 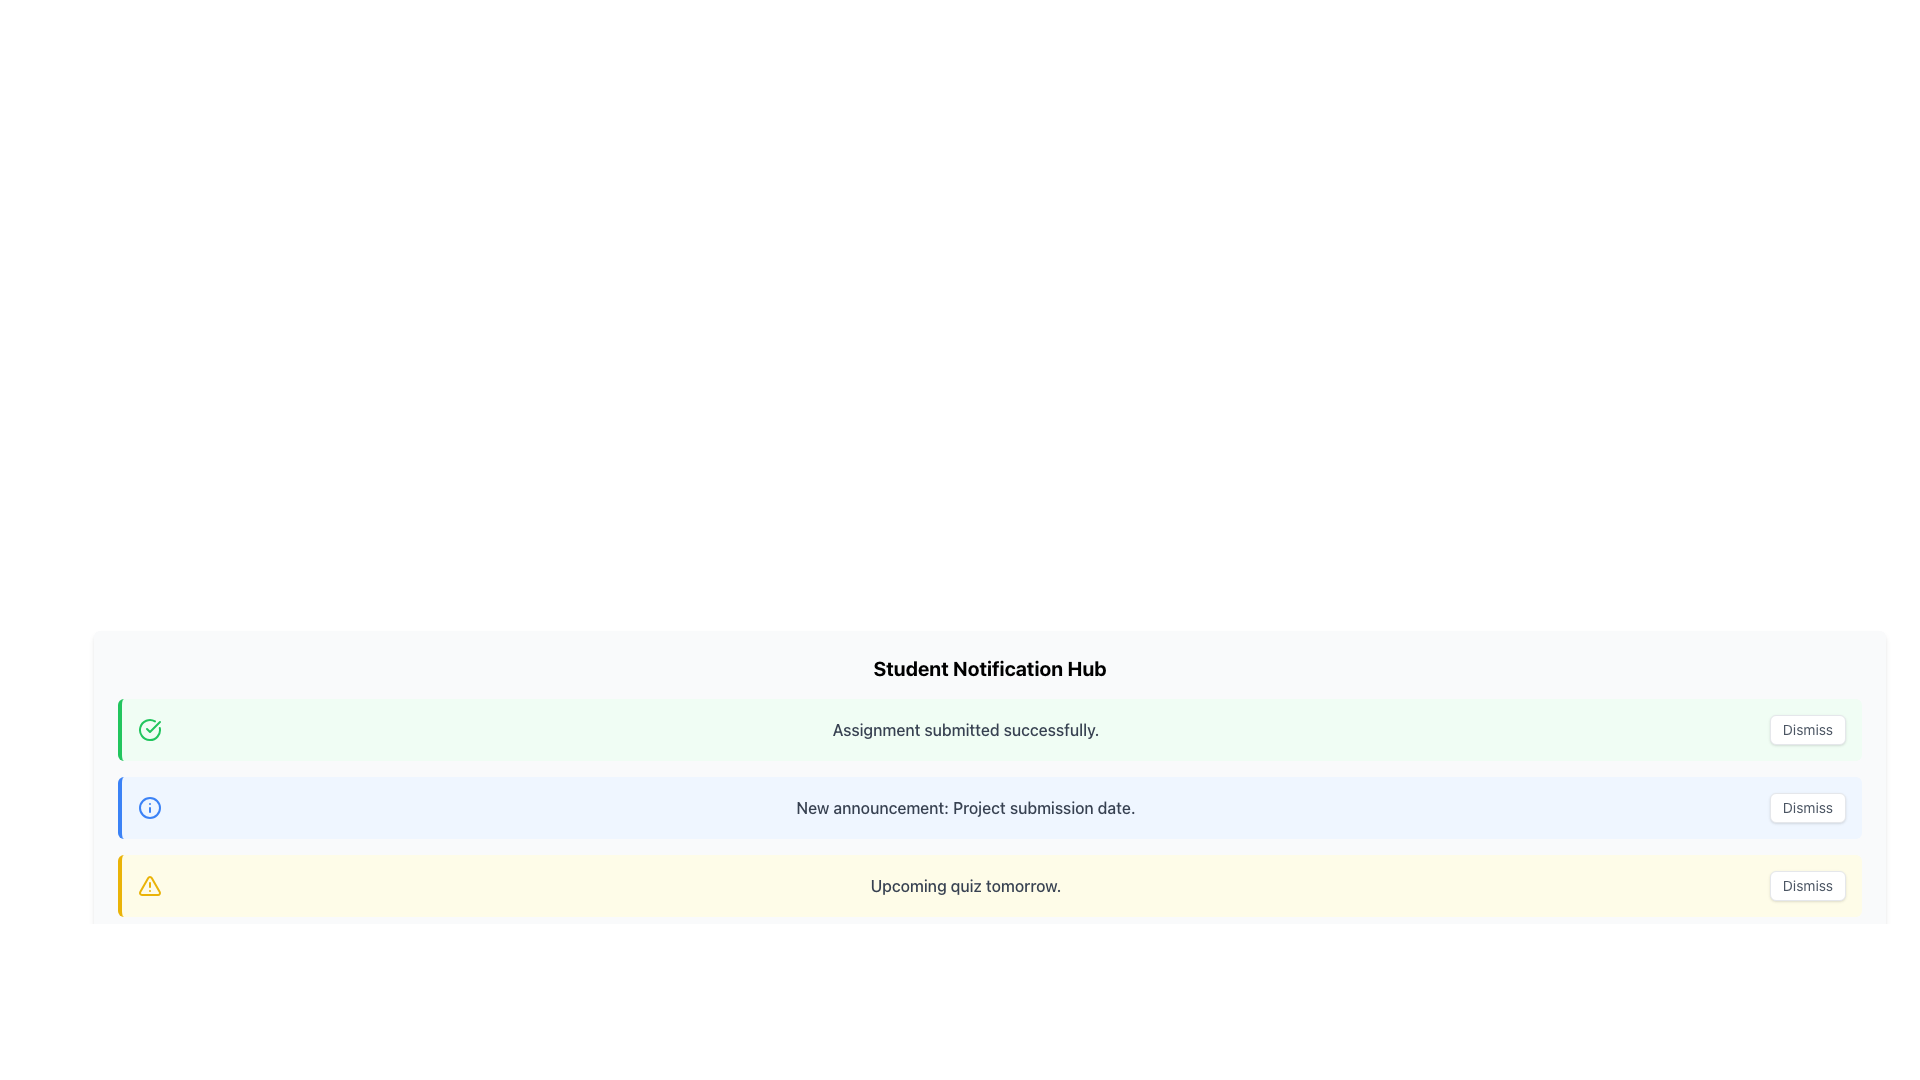 What do you see at coordinates (148, 806) in the screenshot?
I see `the information icon represented as an outlined blue circle with a smaller solid circle inside it, located in the second notification bar titled 'New announcement: Project submission date.'` at bounding box center [148, 806].